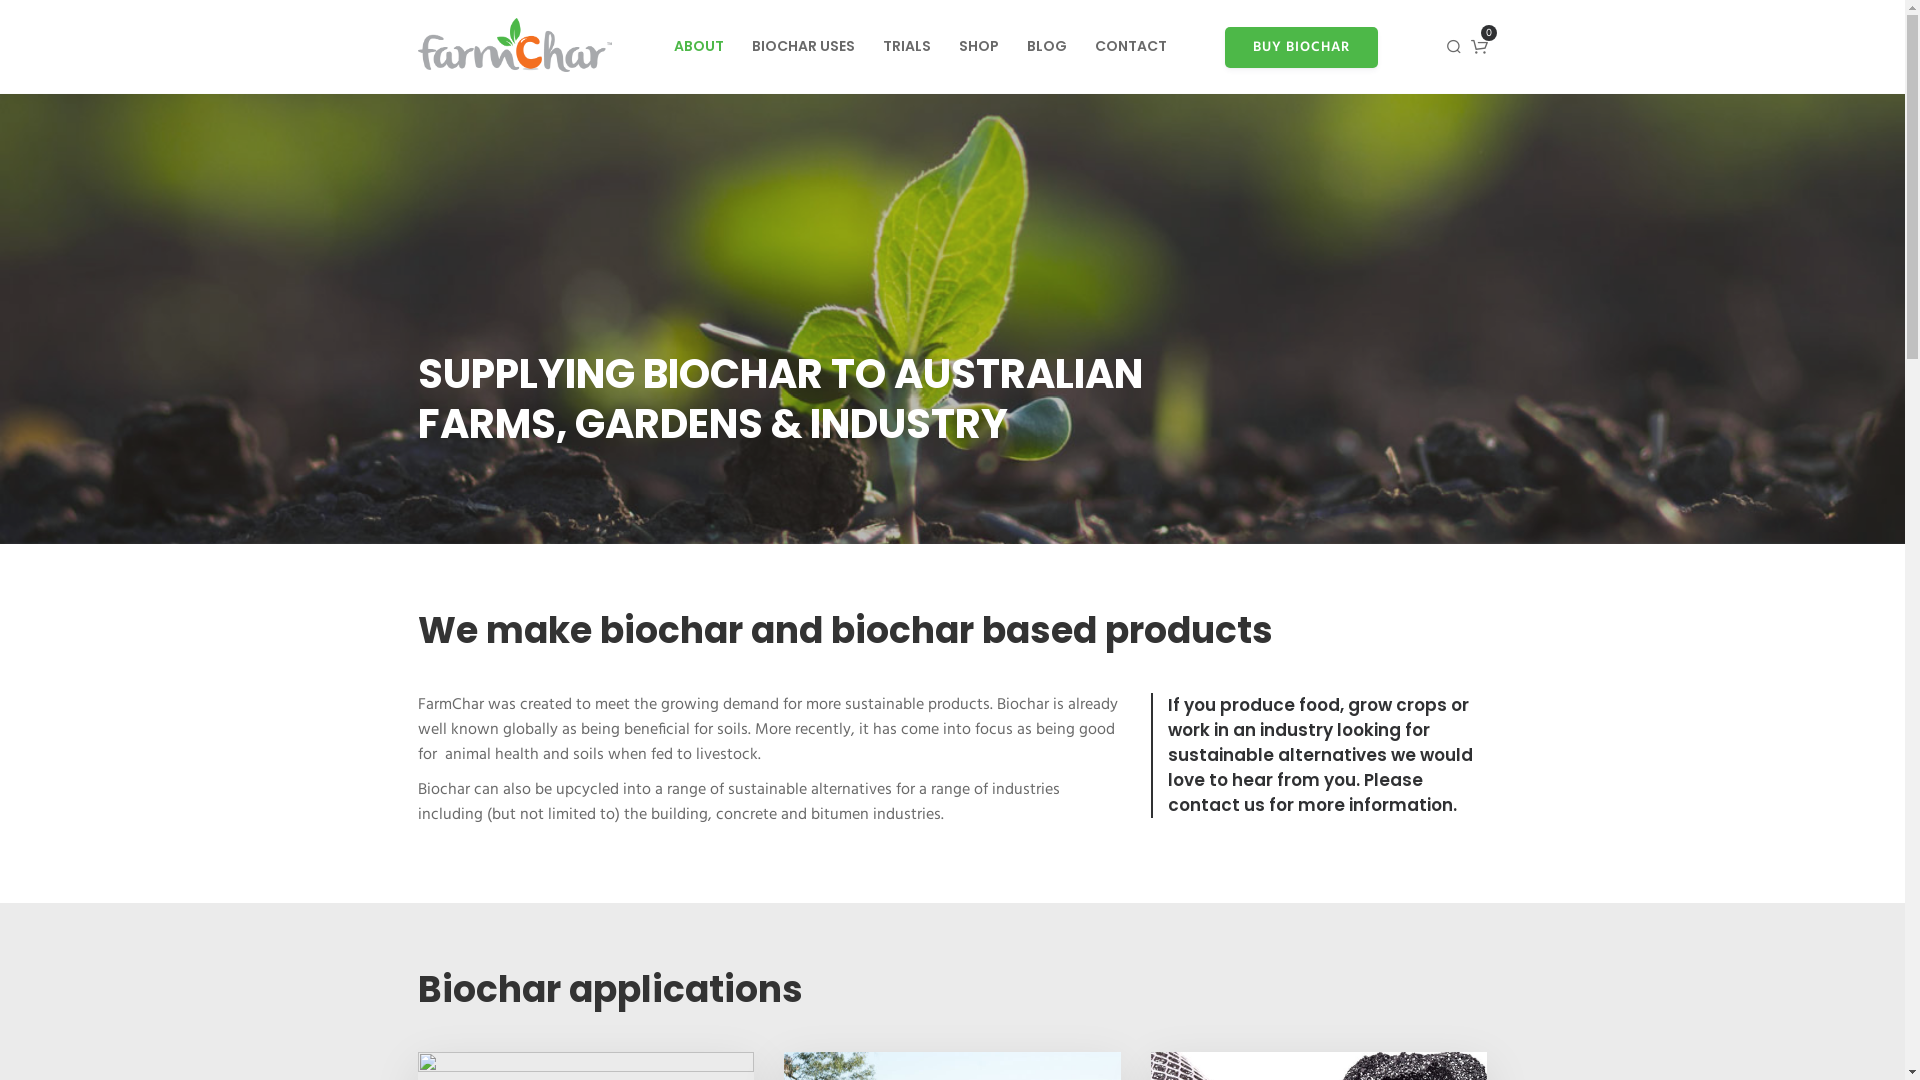 This screenshot has width=1920, height=1080. What do you see at coordinates (1300, 45) in the screenshot?
I see `'BUY BIOCHAR'` at bounding box center [1300, 45].